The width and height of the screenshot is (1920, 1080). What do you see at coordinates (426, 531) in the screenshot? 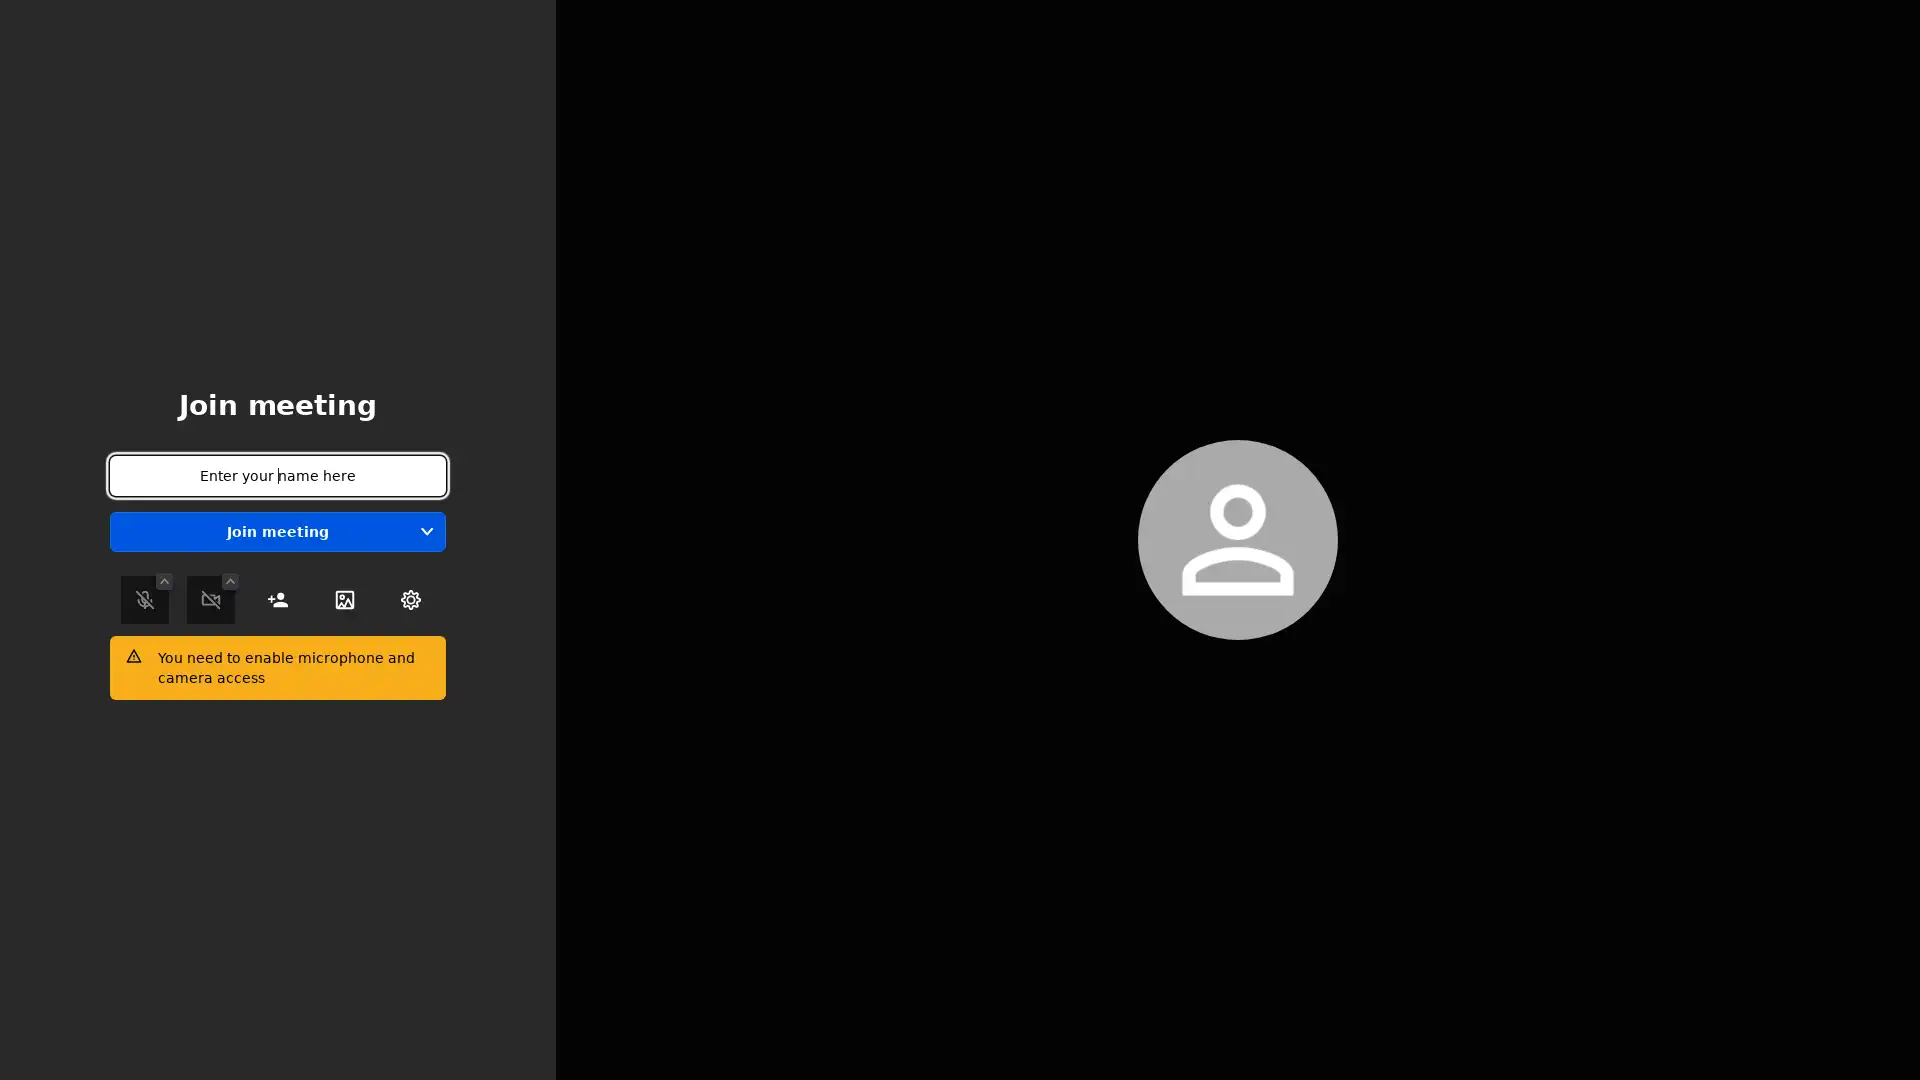
I see `Join without audio` at bounding box center [426, 531].